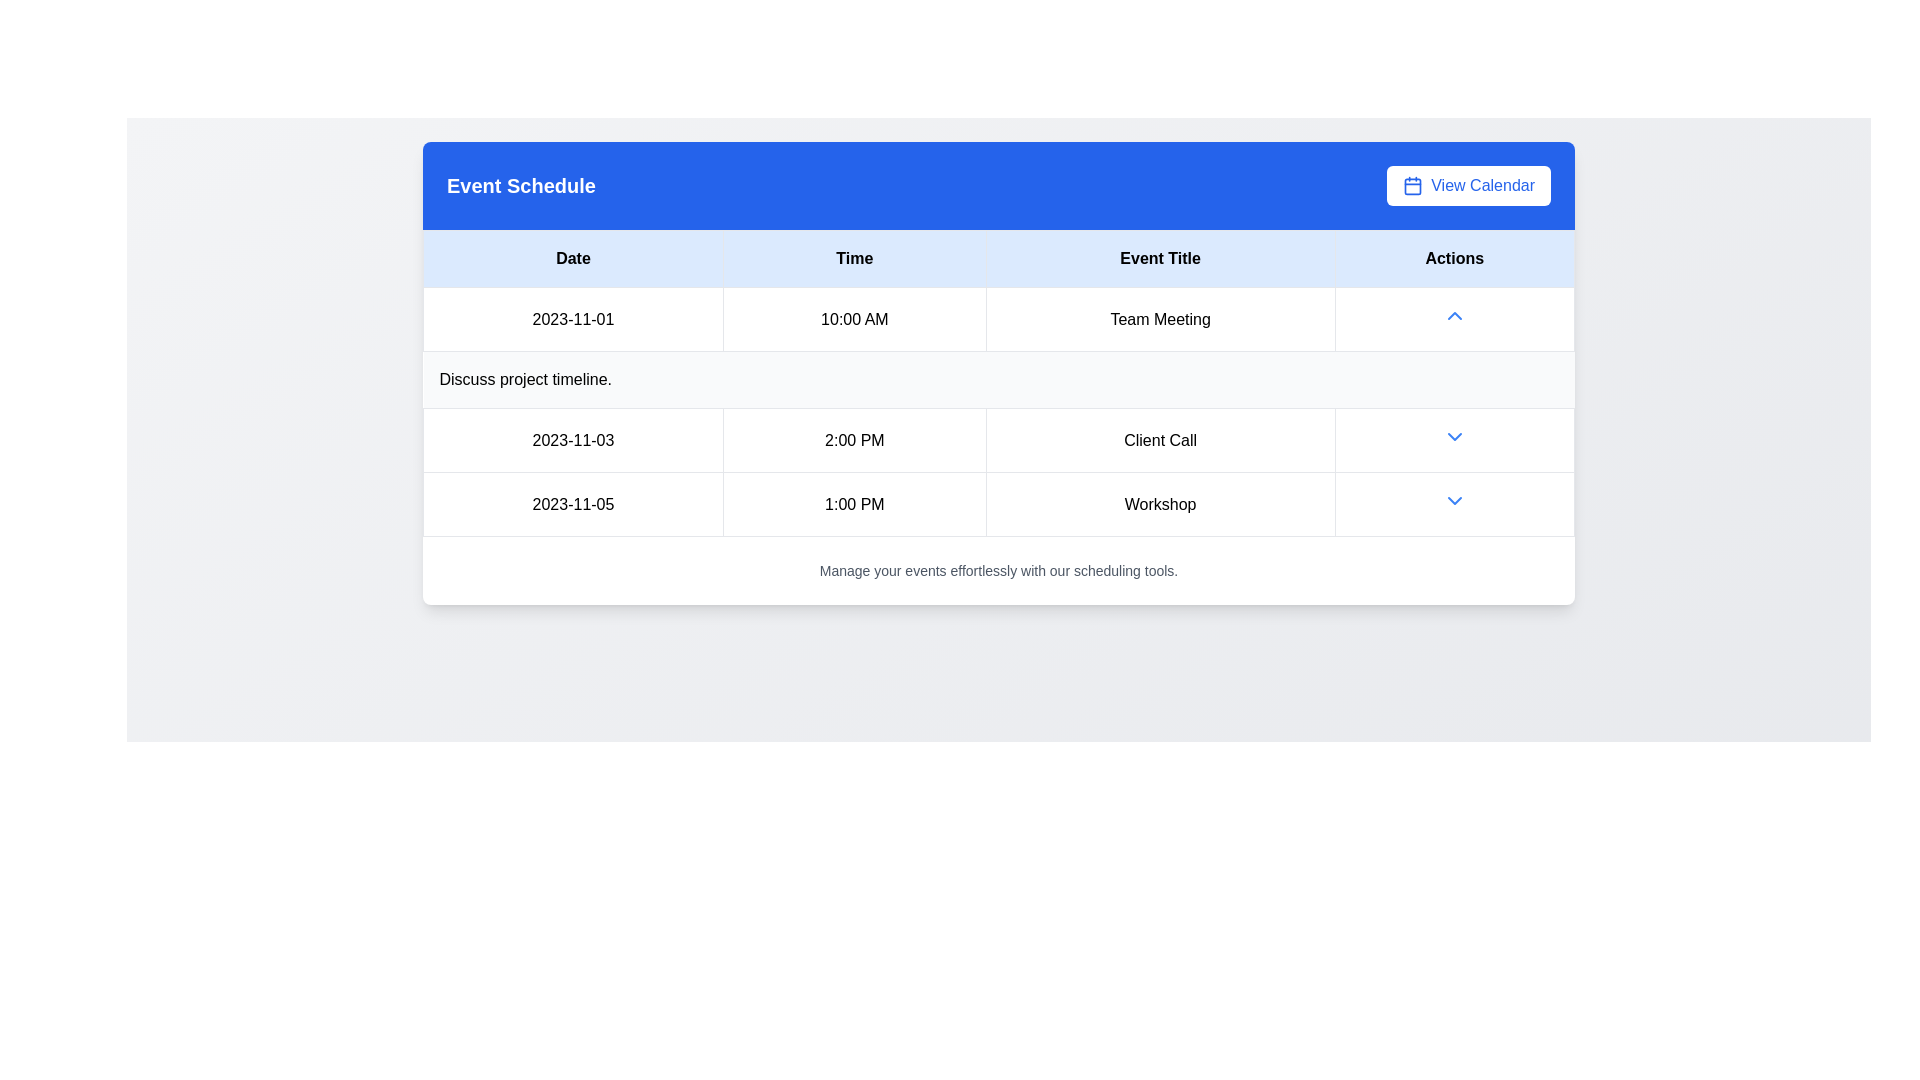 The image size is (1920, 1080). I want to click on the icon in the 'Actions' column of the last row of the table for the 'Workshop' event, so click(1454, 503).